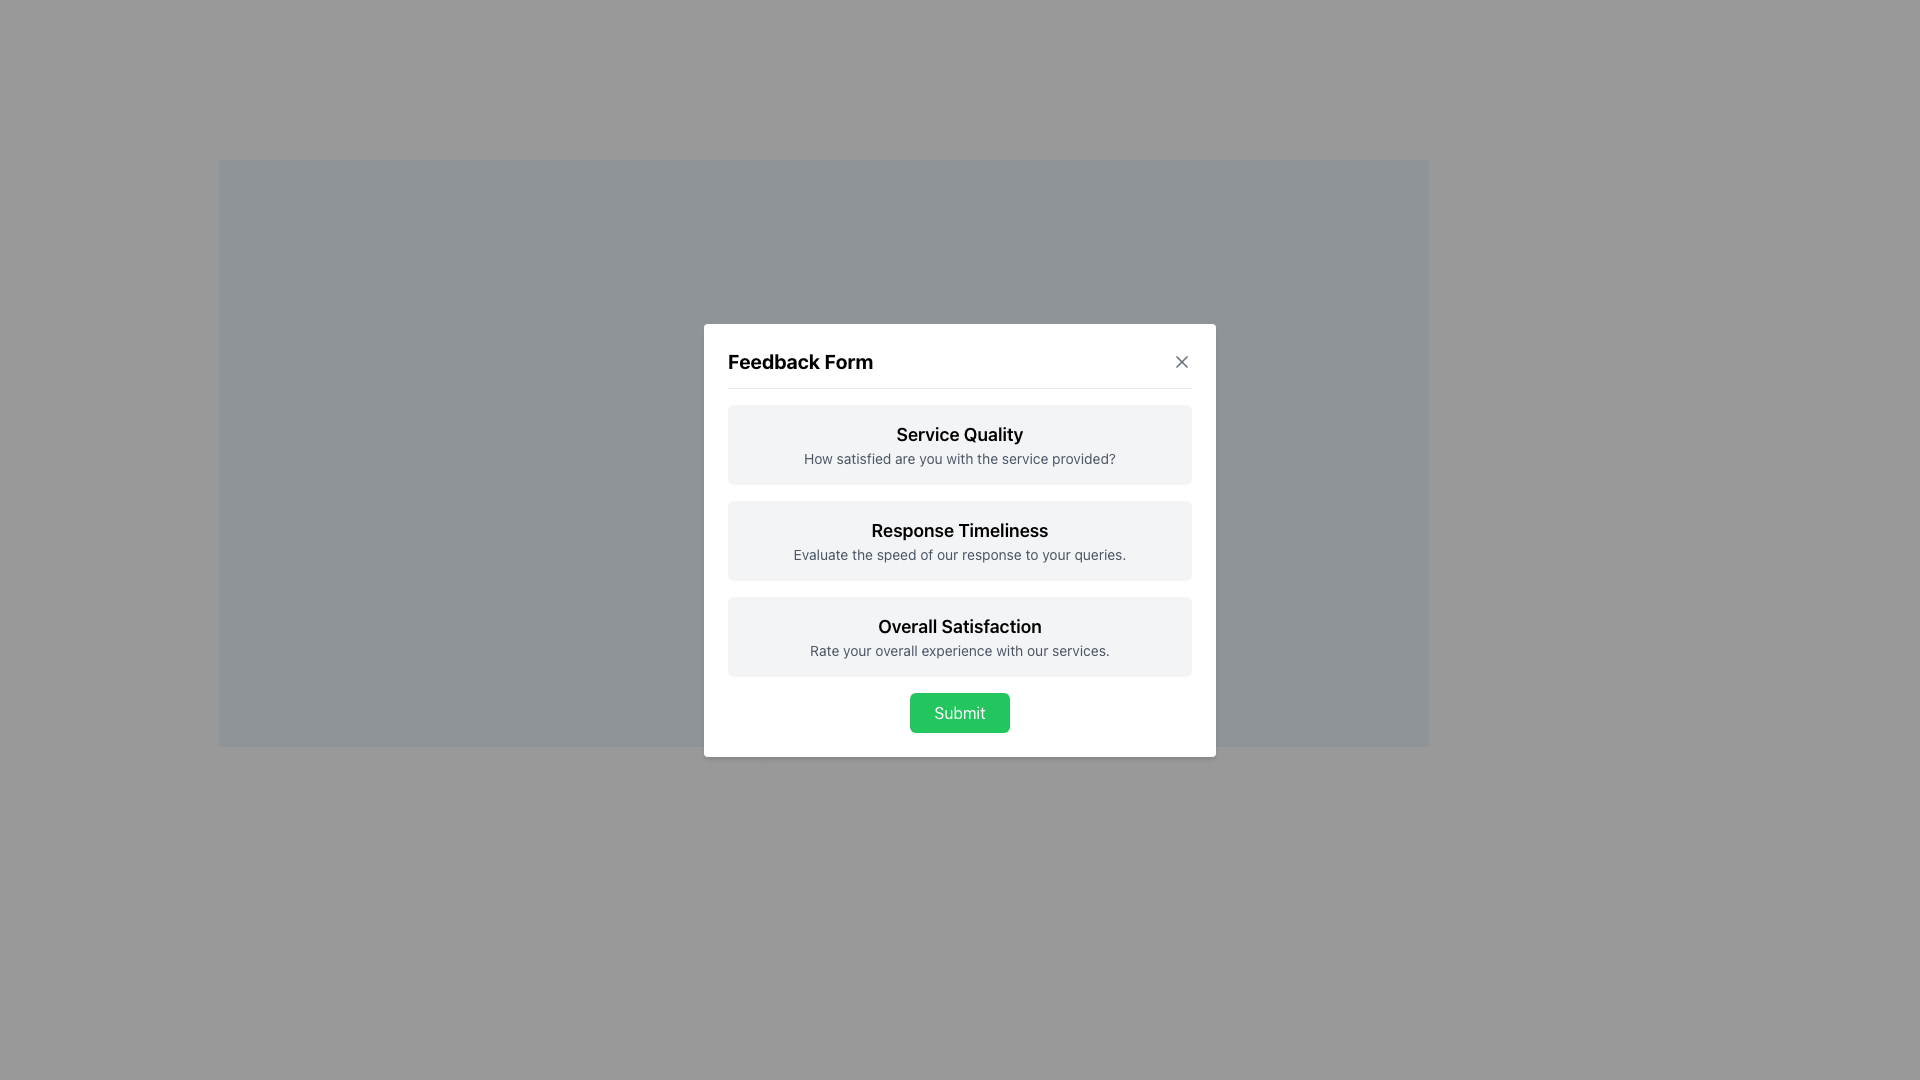 This screenshot has width=1920, height=1080. I want to click on the Text Label providing context for evaluating the speed of responses in the feedback form, located below the heading 'Response Timeliness', so click(960, 554).